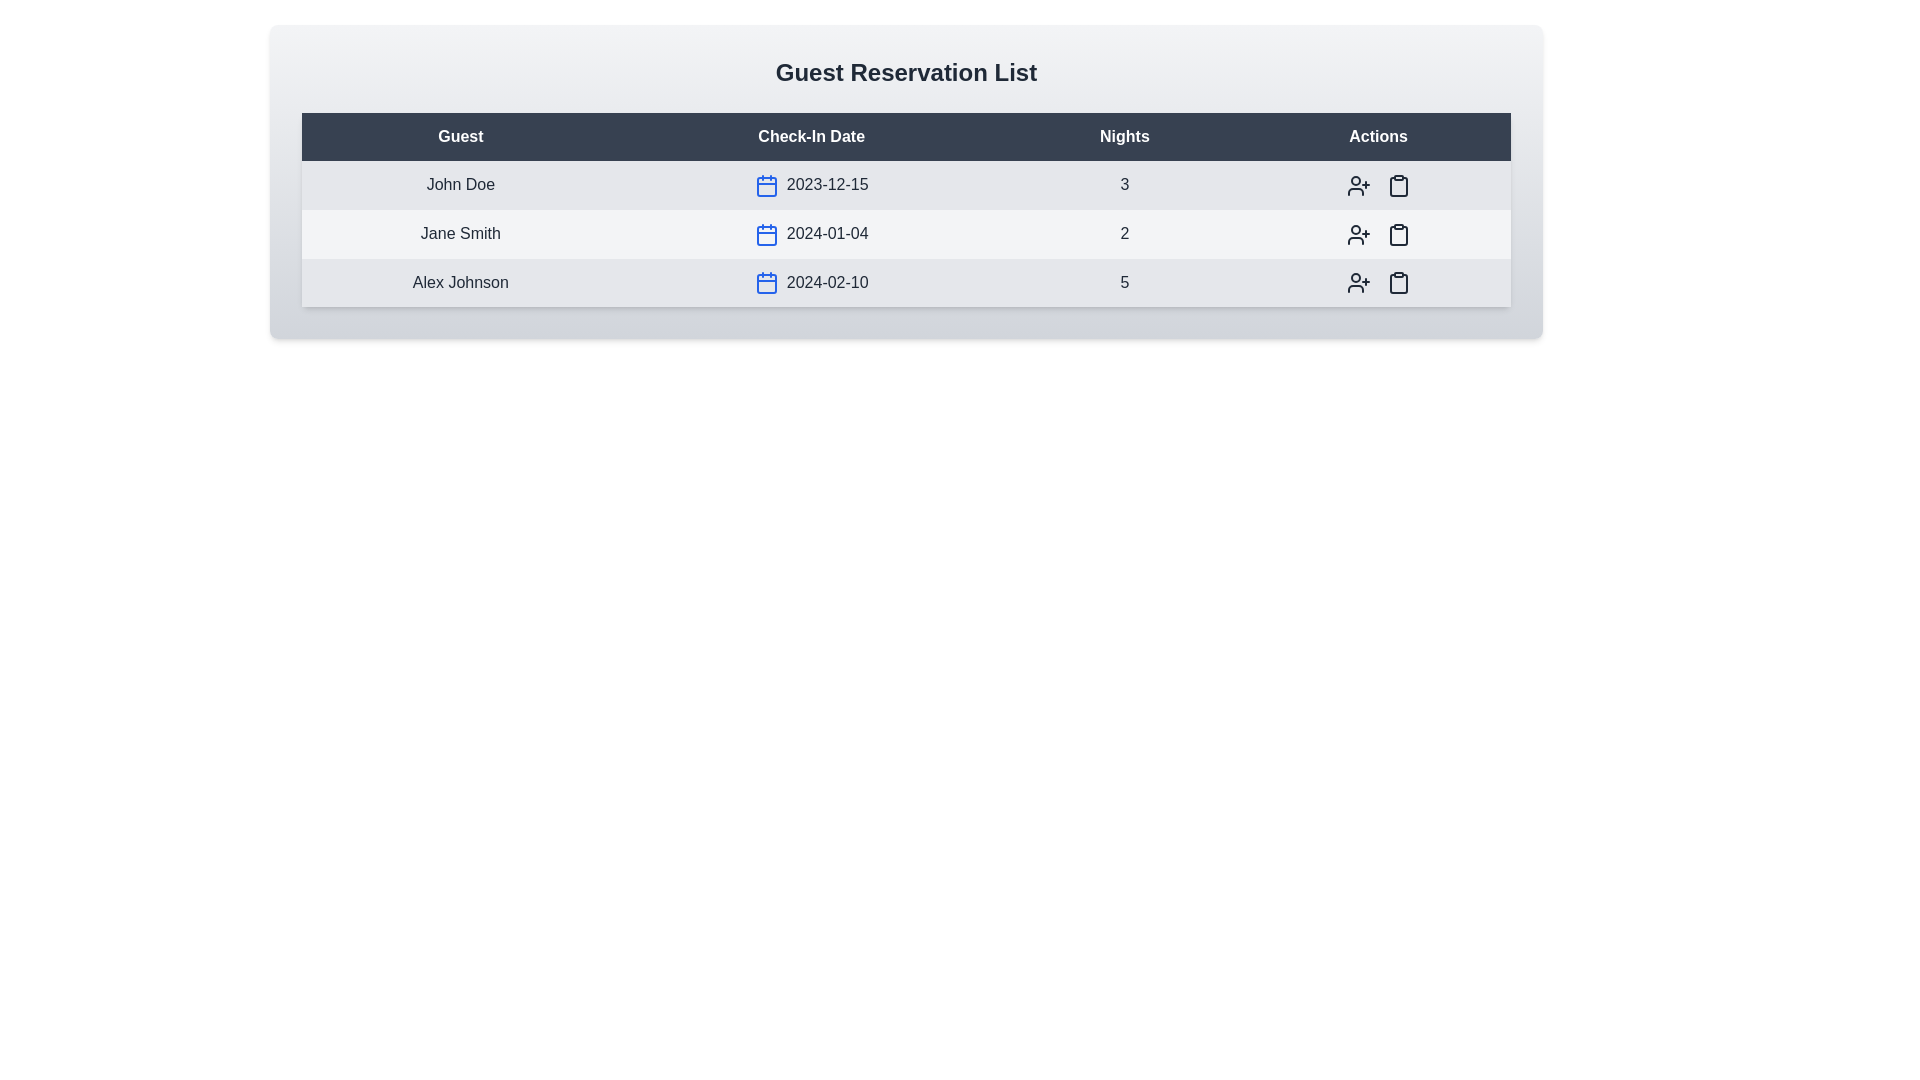 This screenshot has height=1080, width=1920. Describe the element at coordinates (765, 185) in the screenshot. I see `the blue calendar icon located in the 'Check-In Date' column of the first row in the 'Guest Reservation List' table, positioned to the left of the date '2023-12-15'` at that location.